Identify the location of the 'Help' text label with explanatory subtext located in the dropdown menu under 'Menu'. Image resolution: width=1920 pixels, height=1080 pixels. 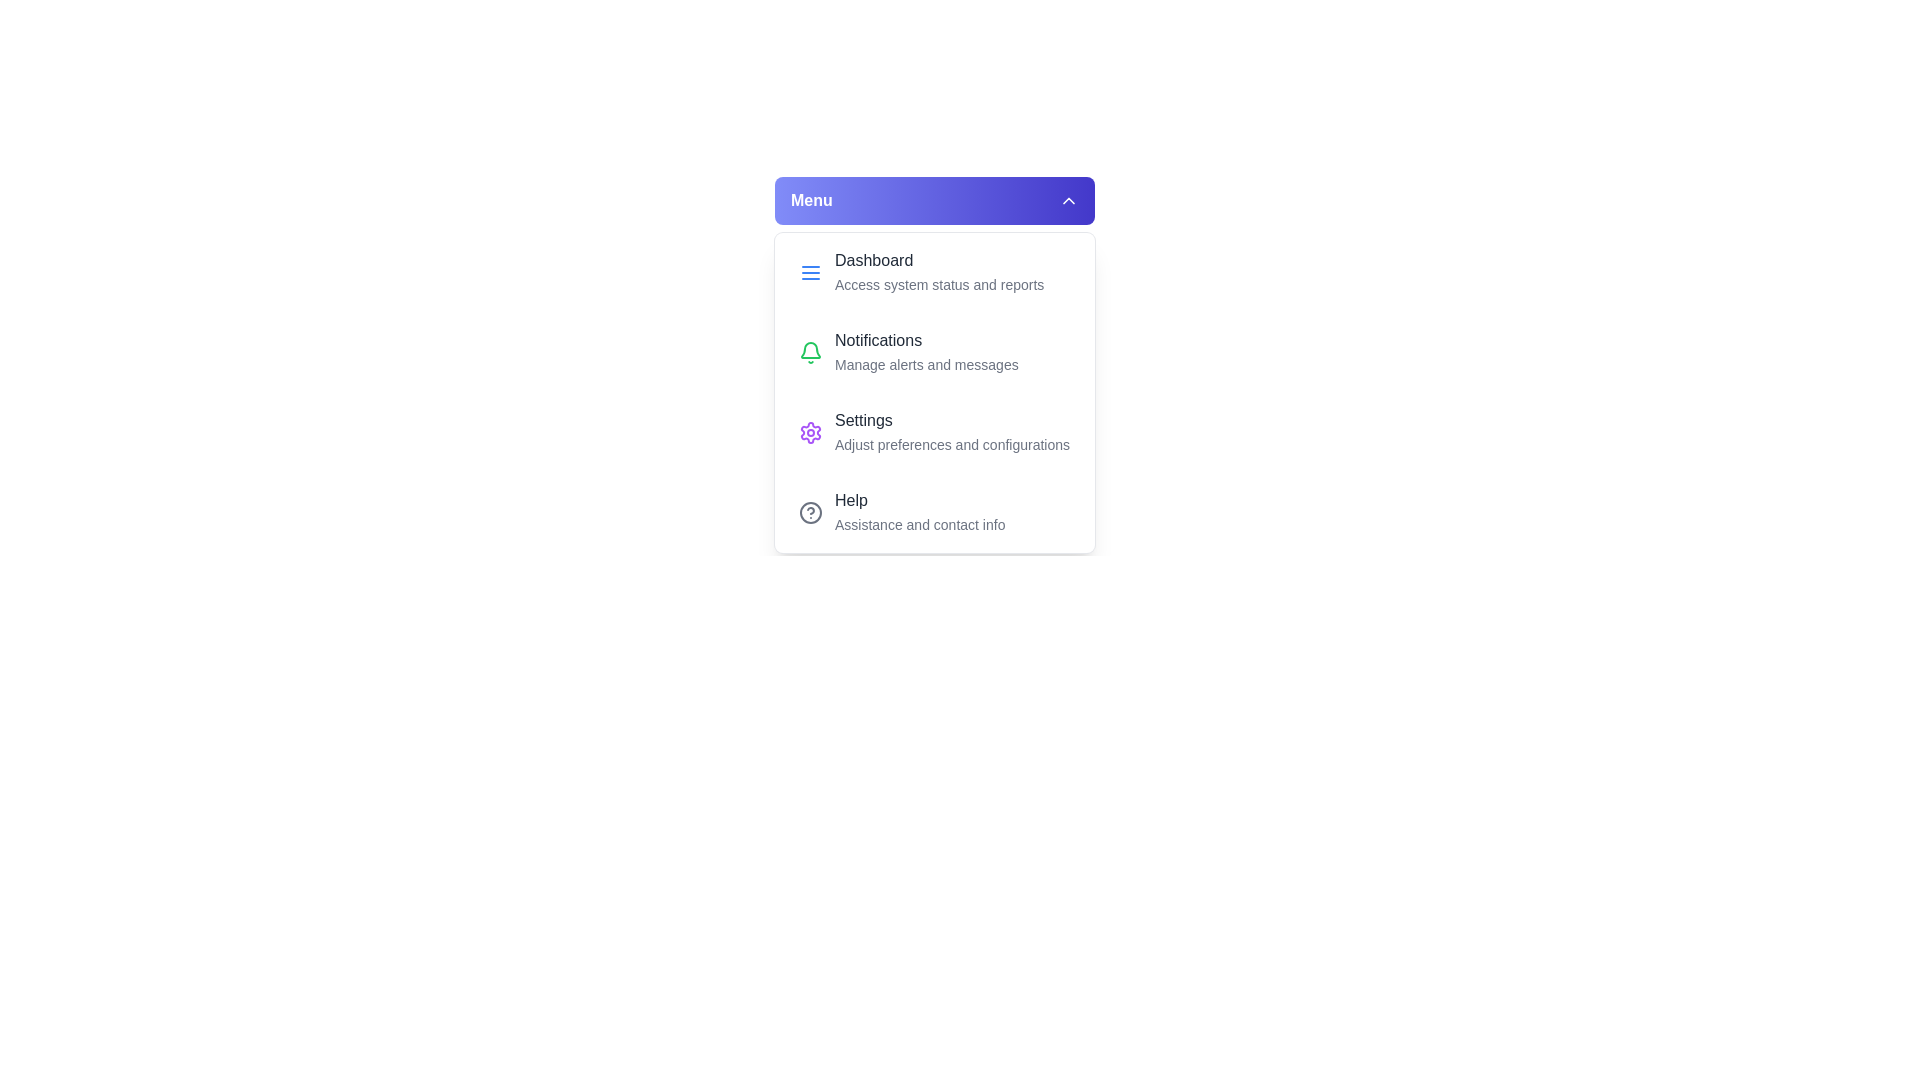
(919, 512).